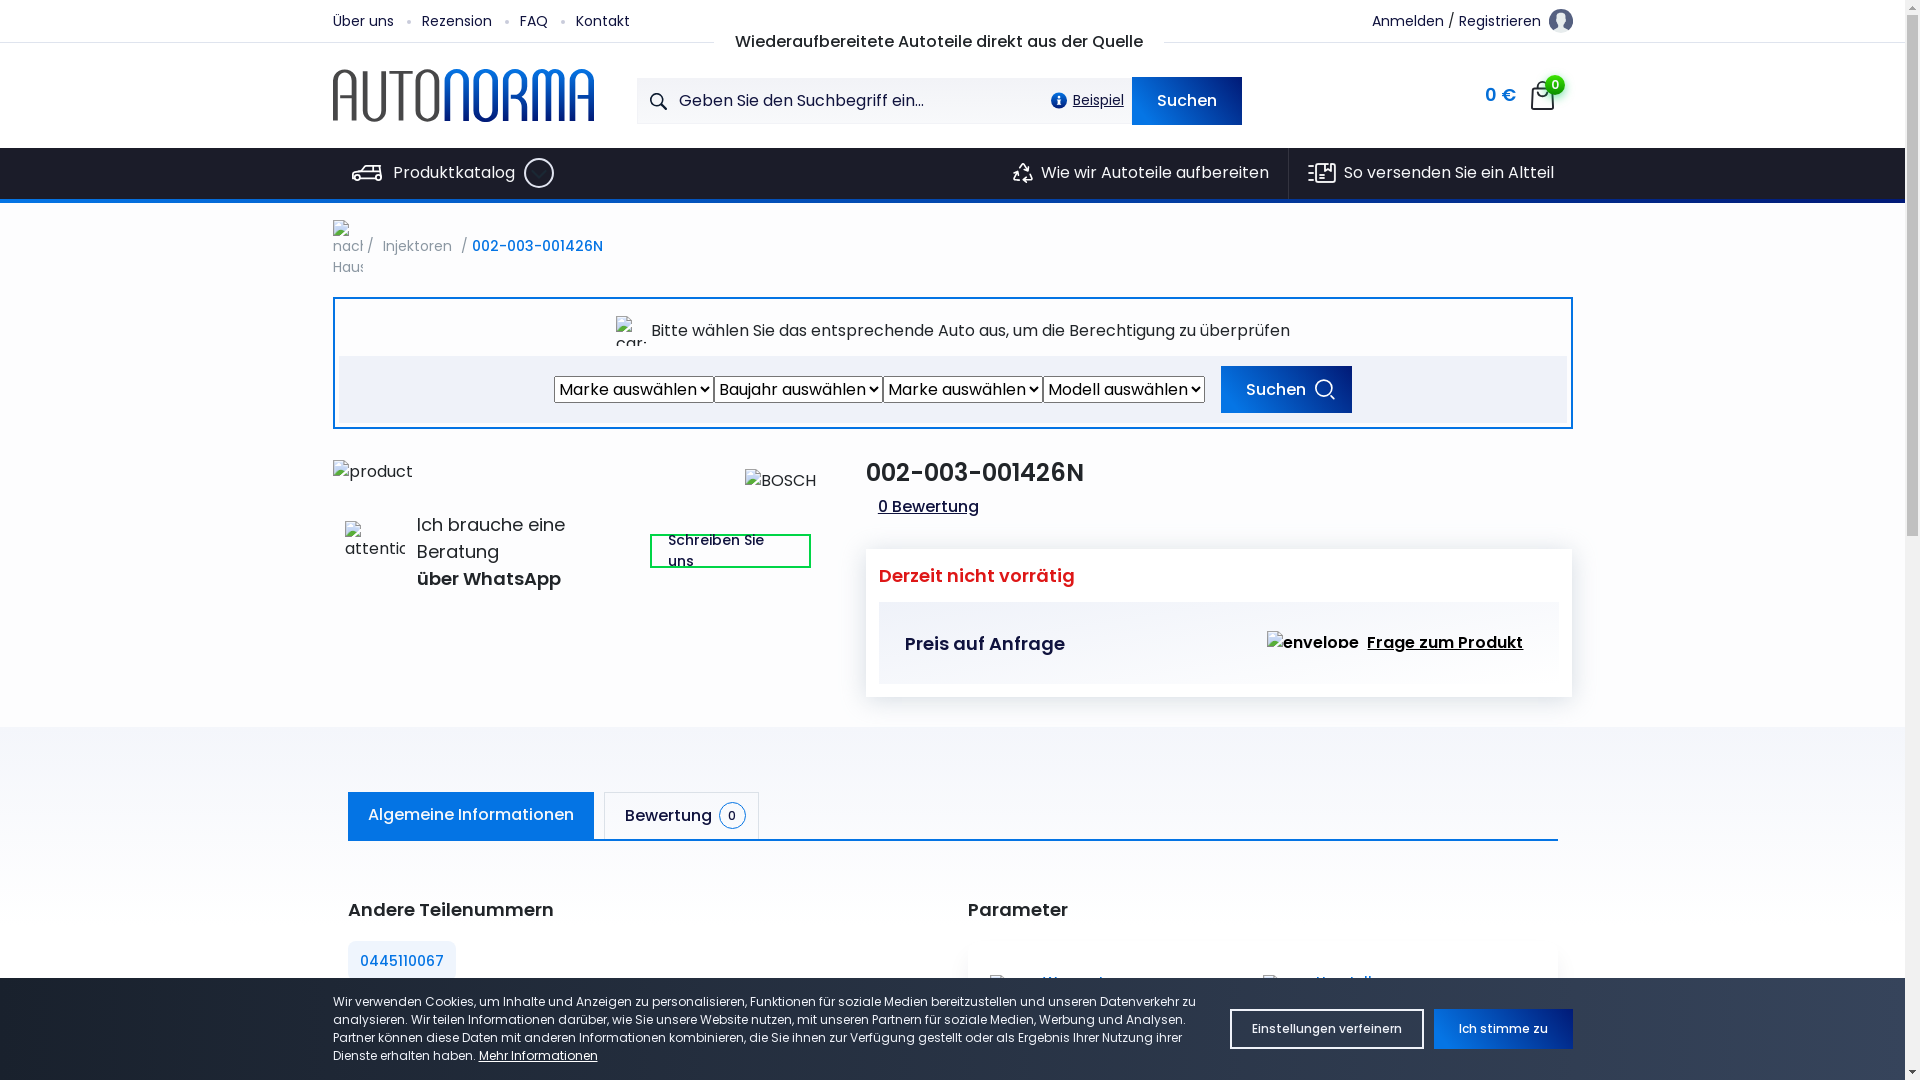  Describe the element at coordinates (1406, 20) in the screenshot. I see `'Anmelden'` at that location.